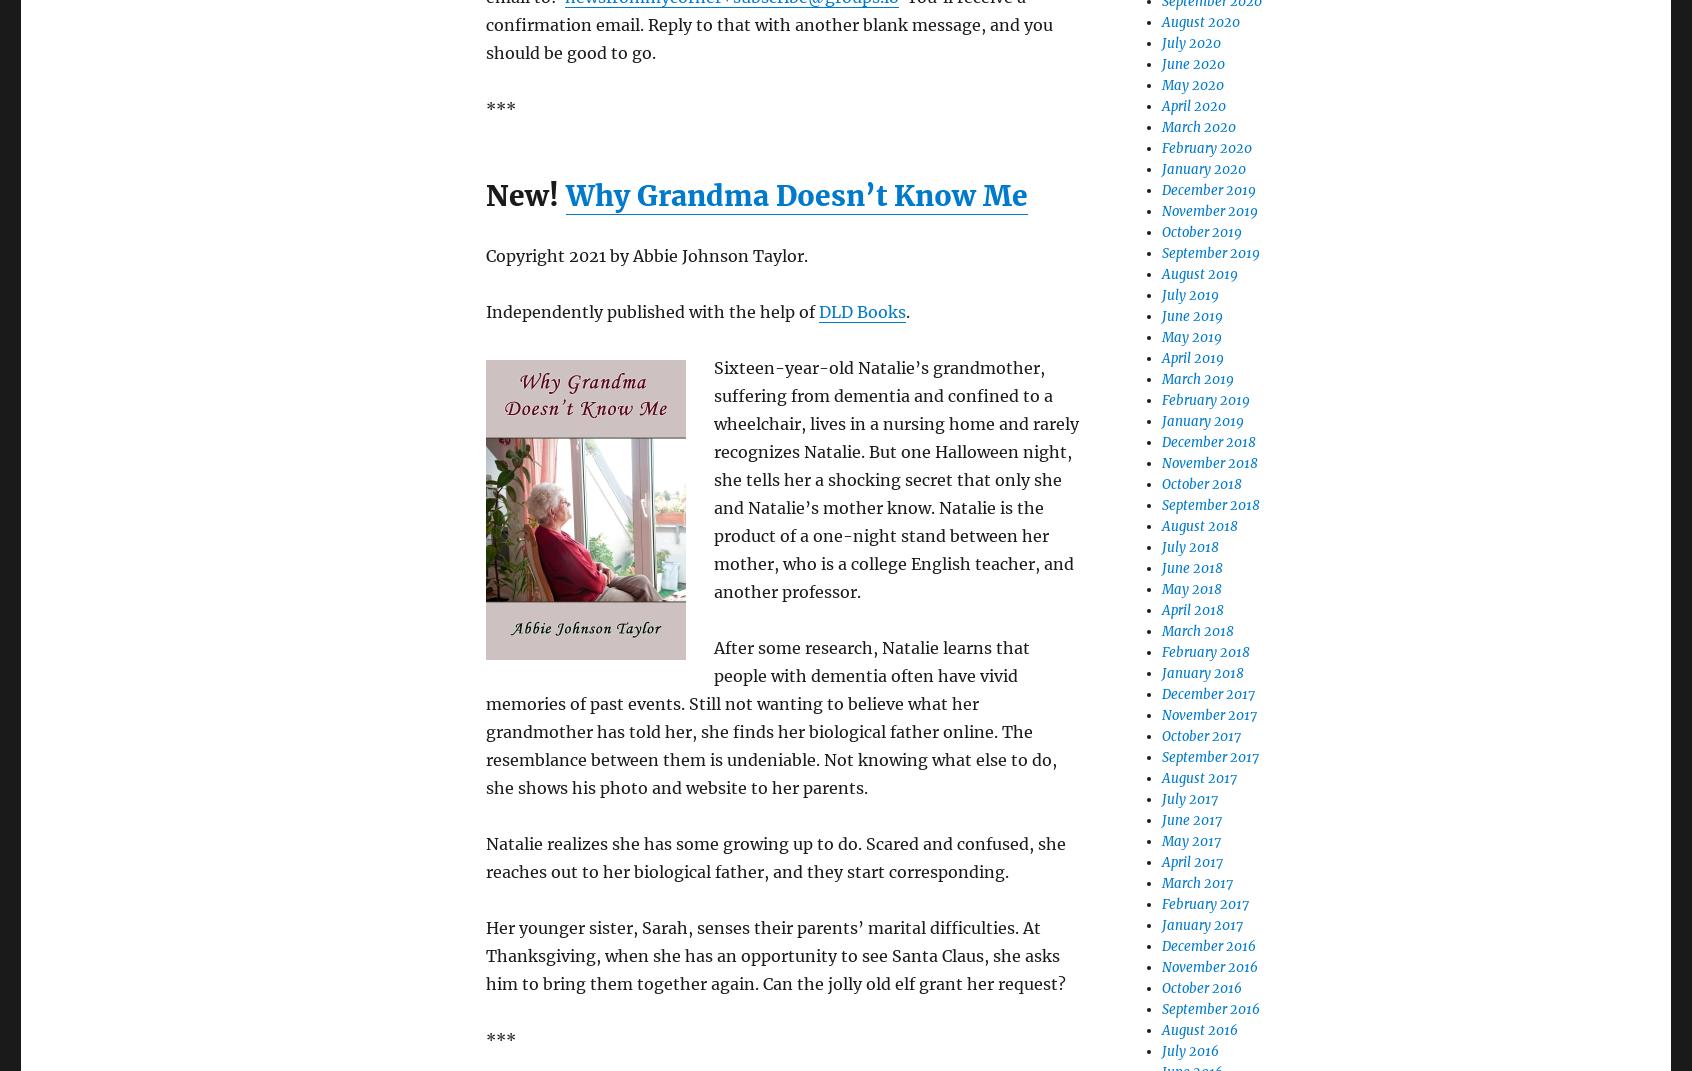 The image size is (1692, 1071). Describe the element at coordinates (774, 857) in the screenshot. I see `'Natalie realizes she has some growing up to do. Scared and confused, she reaches out to her biological father, and they start corresponding.'` at that location.